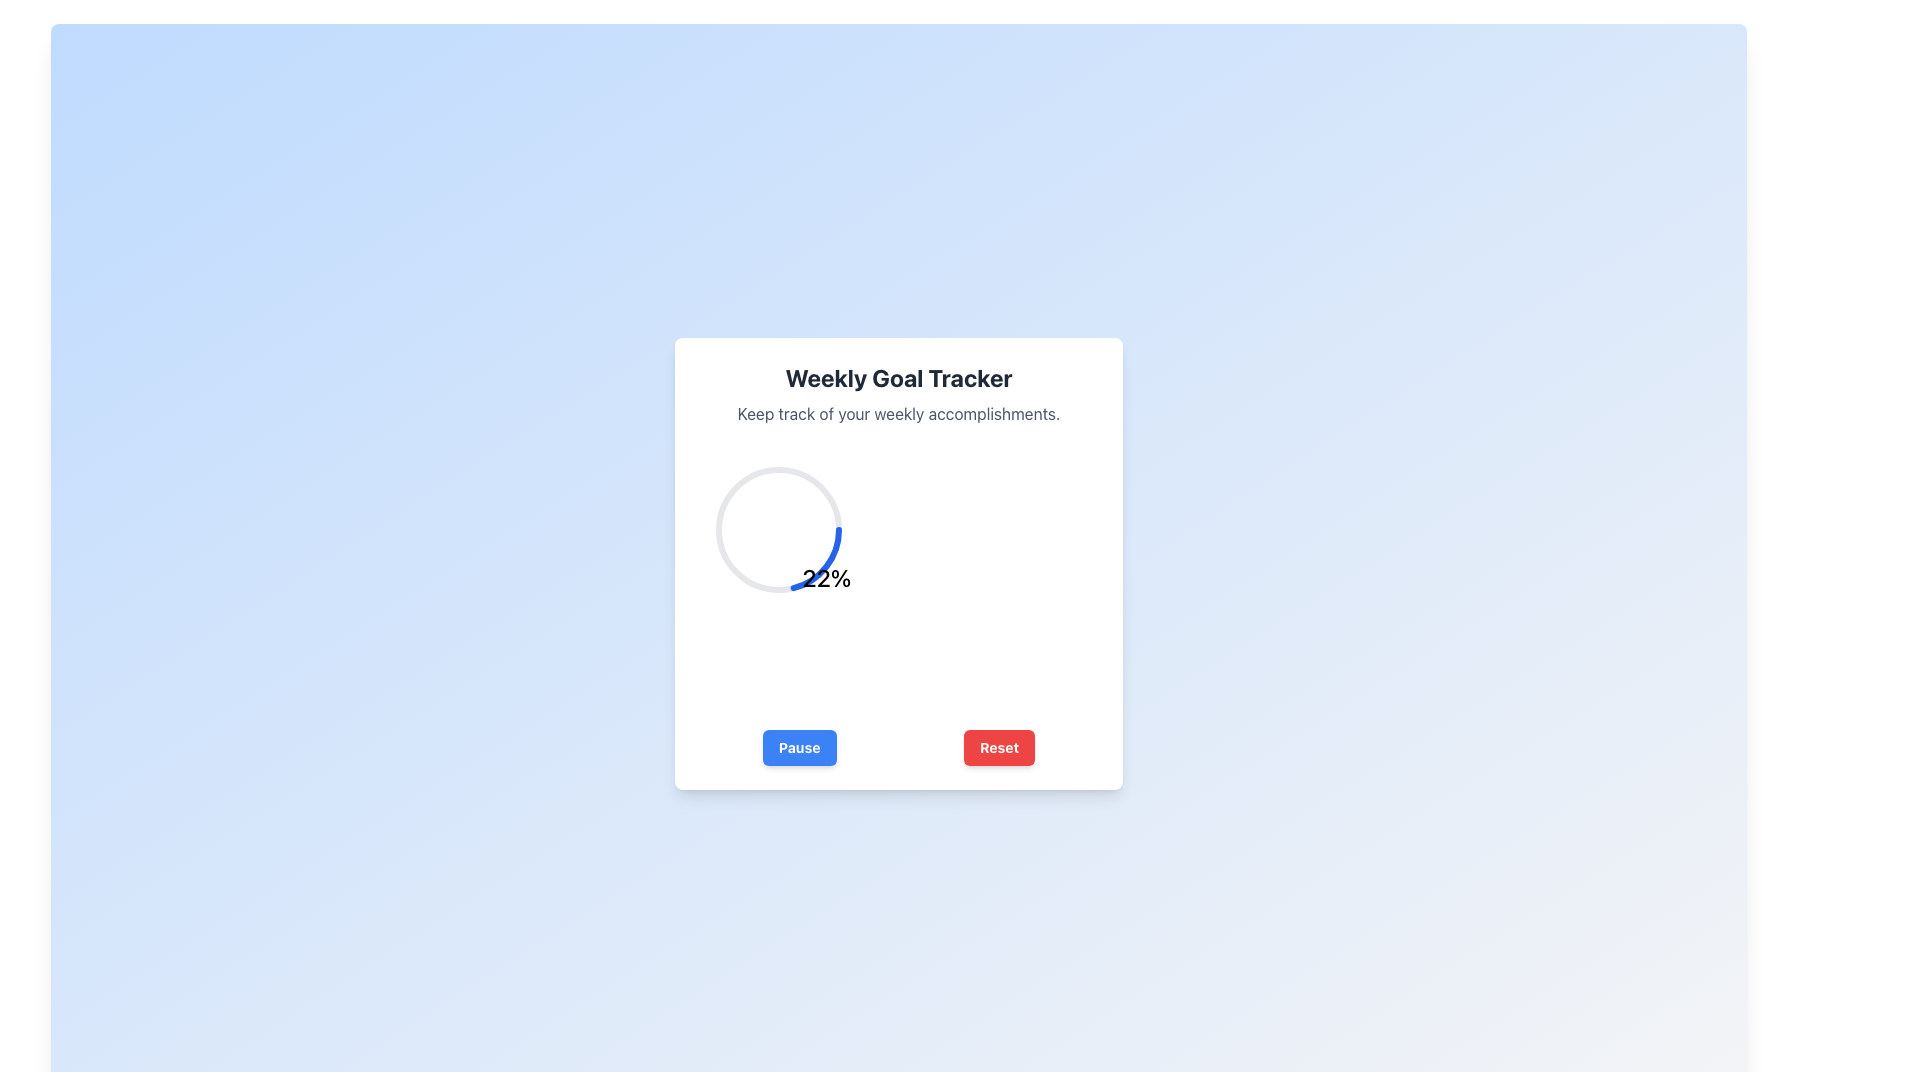  I want to click on the pause button located to the left of the red 'Reset' button in the 'Weekly Goal Tracker' panel to temporarily halt the ongoing process, so click(798, 748).